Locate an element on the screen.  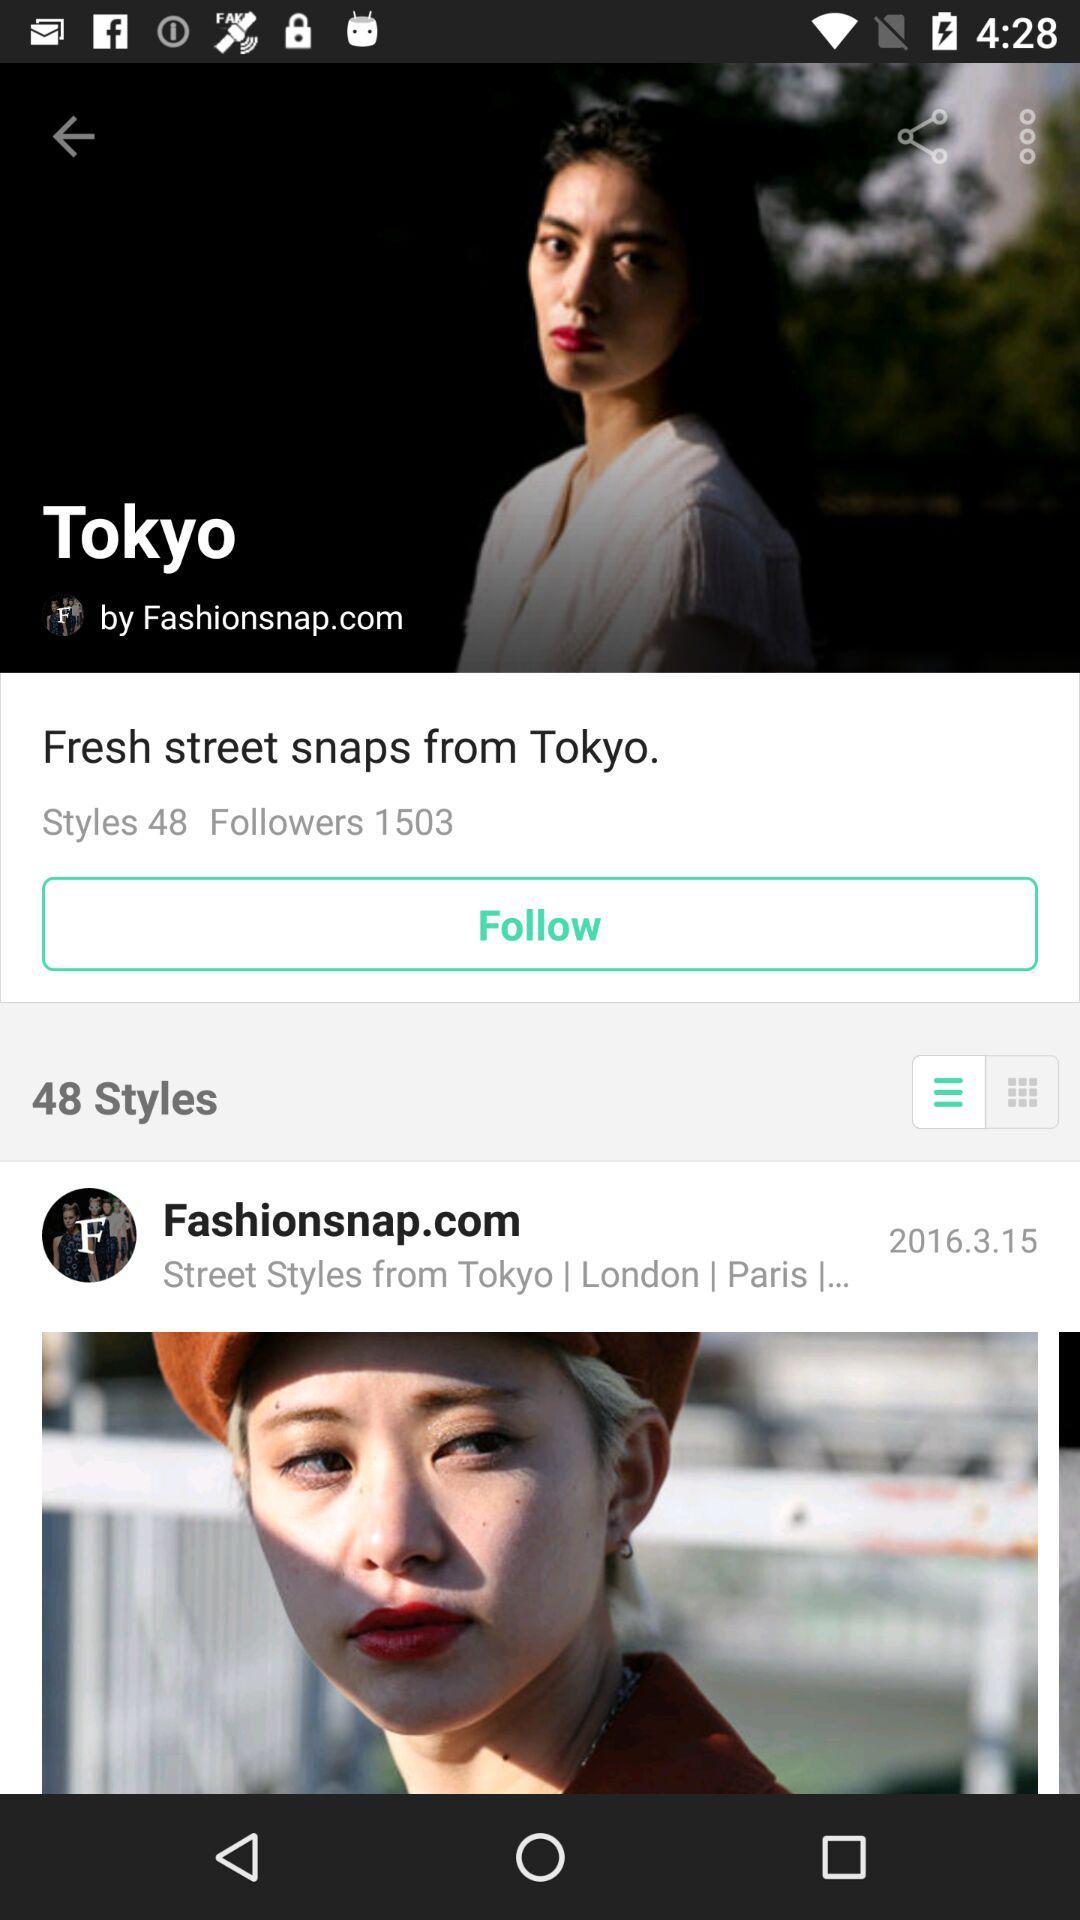
the icon above fresh street snaps item is located at coordinates (922, 135).